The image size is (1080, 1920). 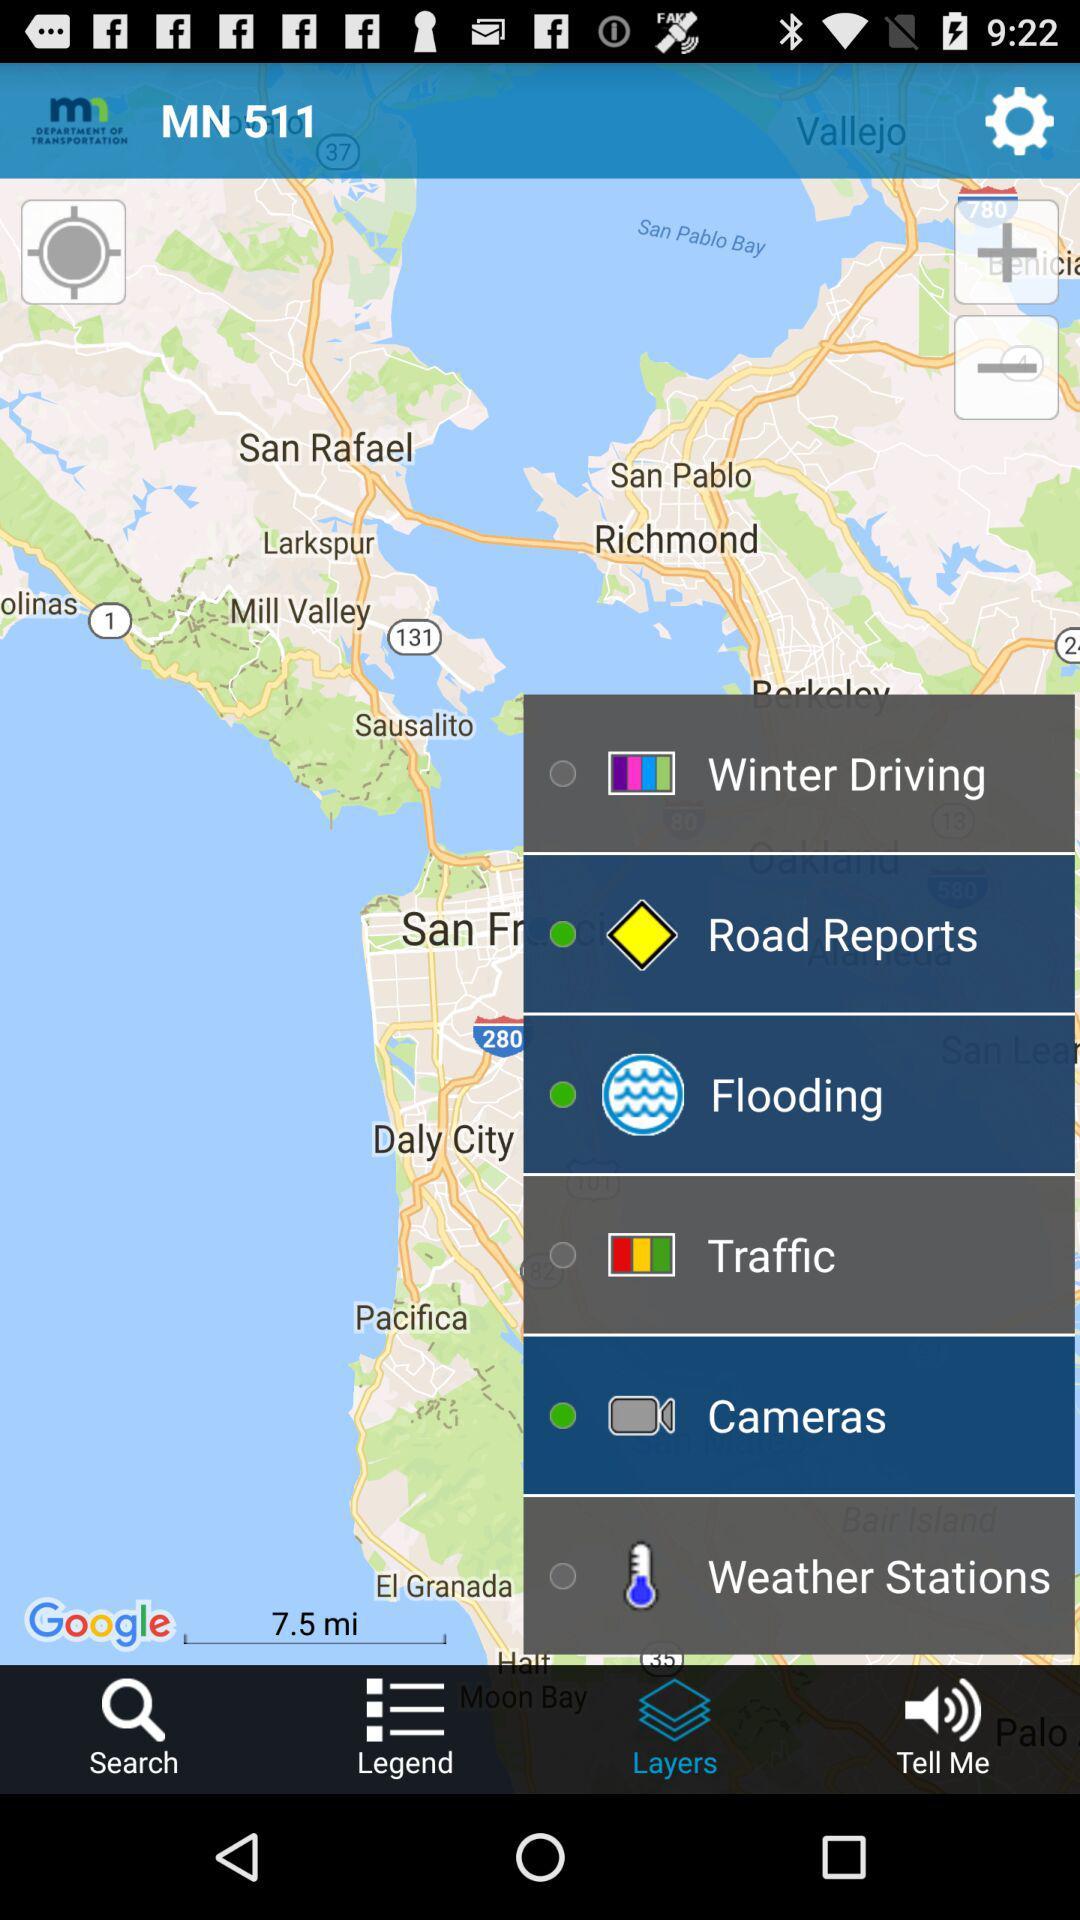 I want to click on app above winter driving, so click(x=1006, y=367).